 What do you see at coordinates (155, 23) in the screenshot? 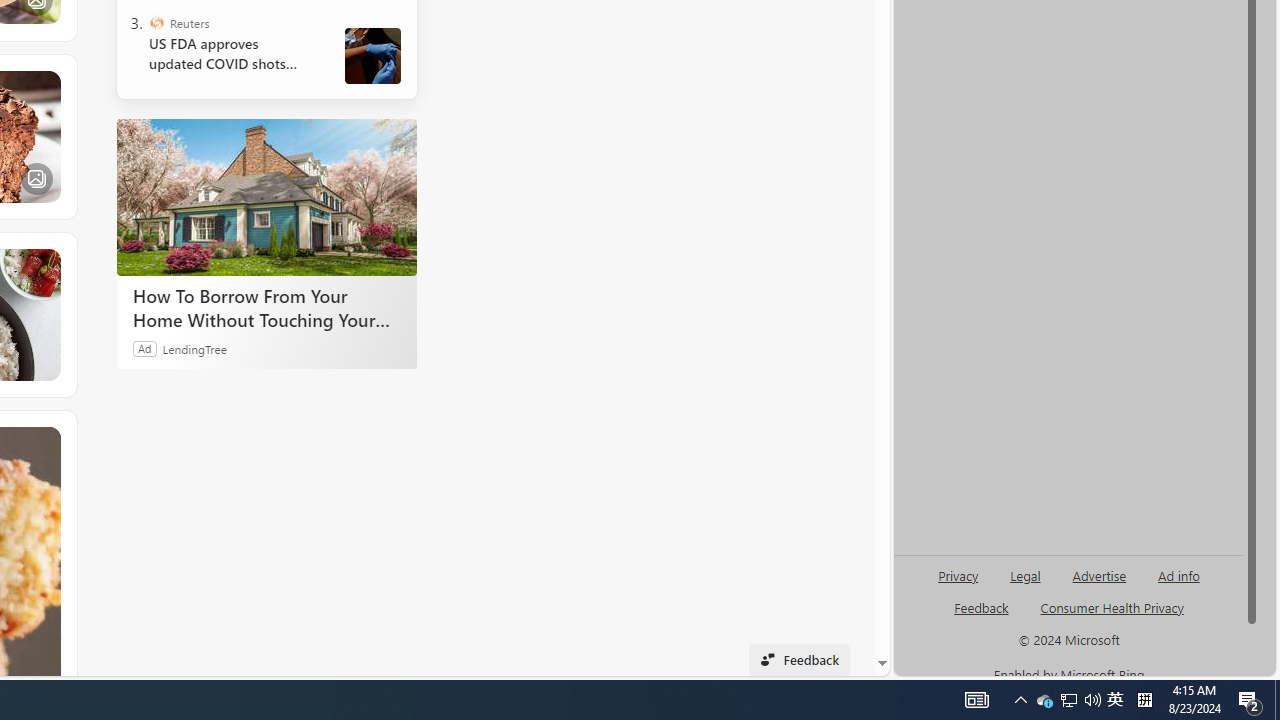
I see `'Reuters'` at bounding box center [155, 23].